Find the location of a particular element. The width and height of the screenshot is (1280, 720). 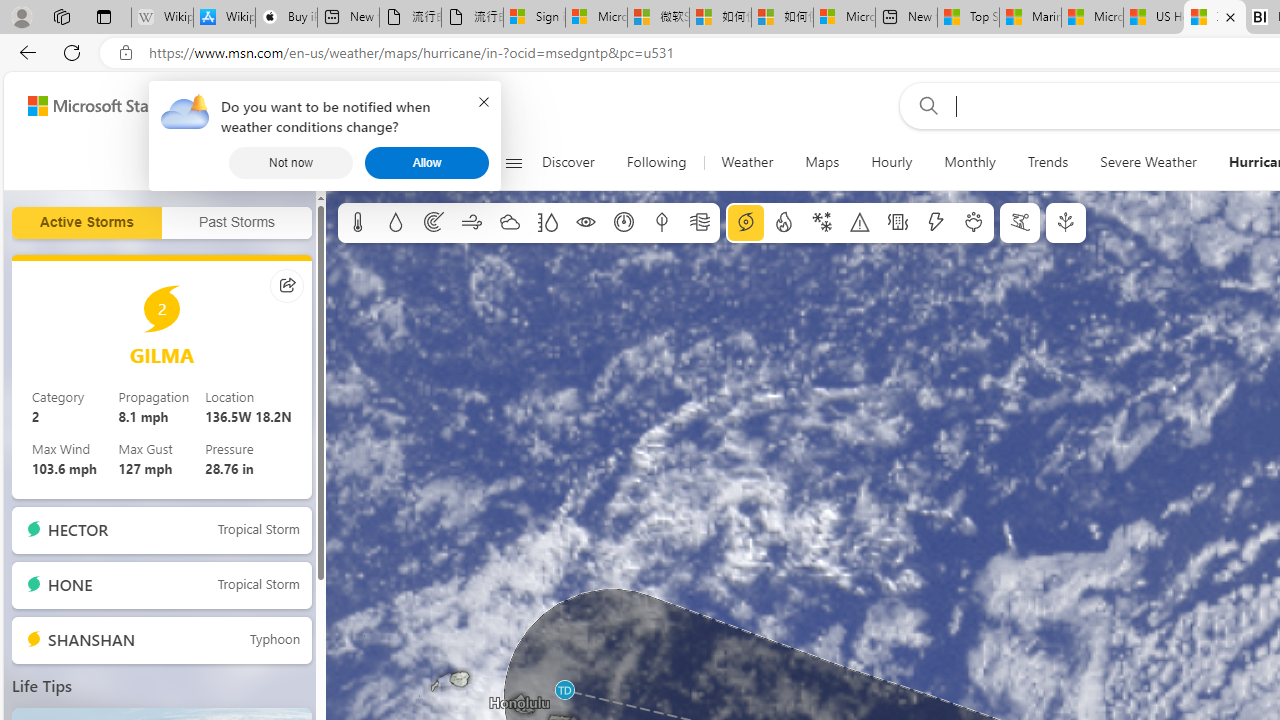

'Trends' is located at coordinates (1046, 162).